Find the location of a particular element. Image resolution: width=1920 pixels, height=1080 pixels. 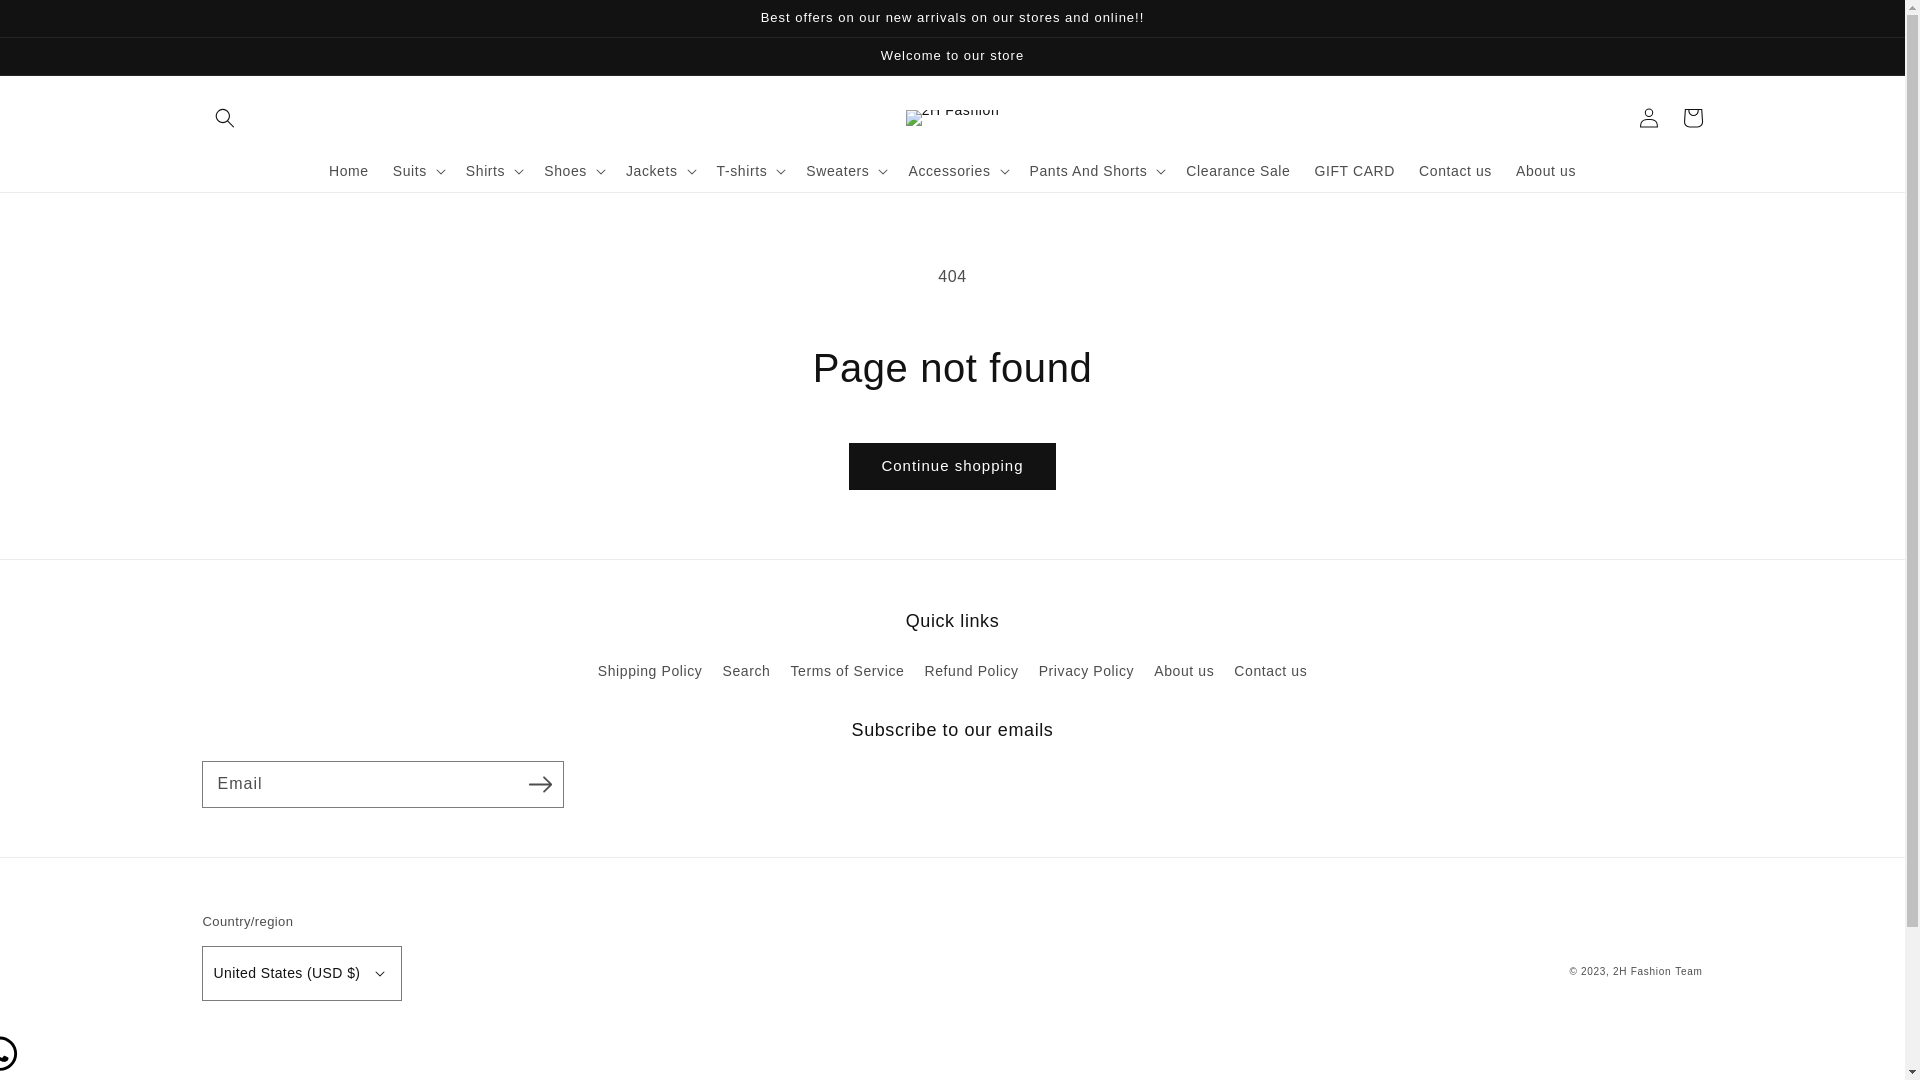

'Privacy Policy' is located at coordinates (1085, 671).